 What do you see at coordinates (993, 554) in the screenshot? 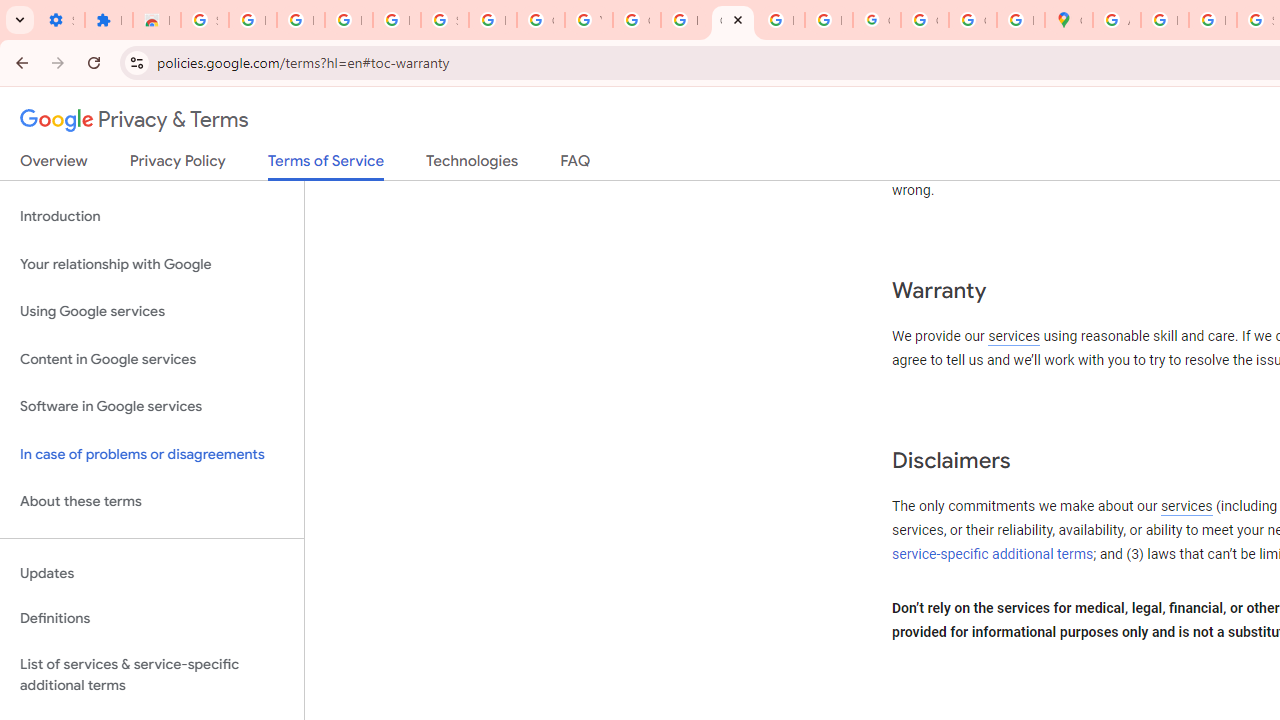
I see `'service-specific additional terms'` at bounding box center [993, 554].